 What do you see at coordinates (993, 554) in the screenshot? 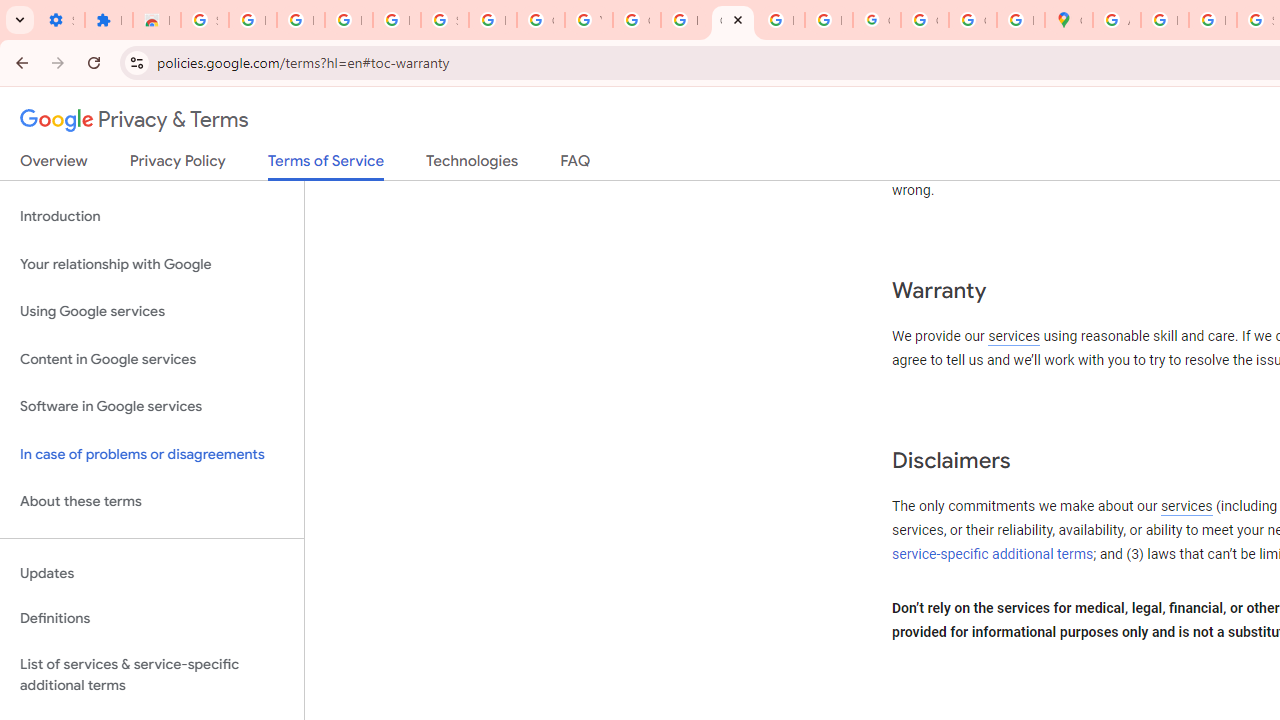
I see `'service-specific additional terms'` at bounding box center [993, 554].